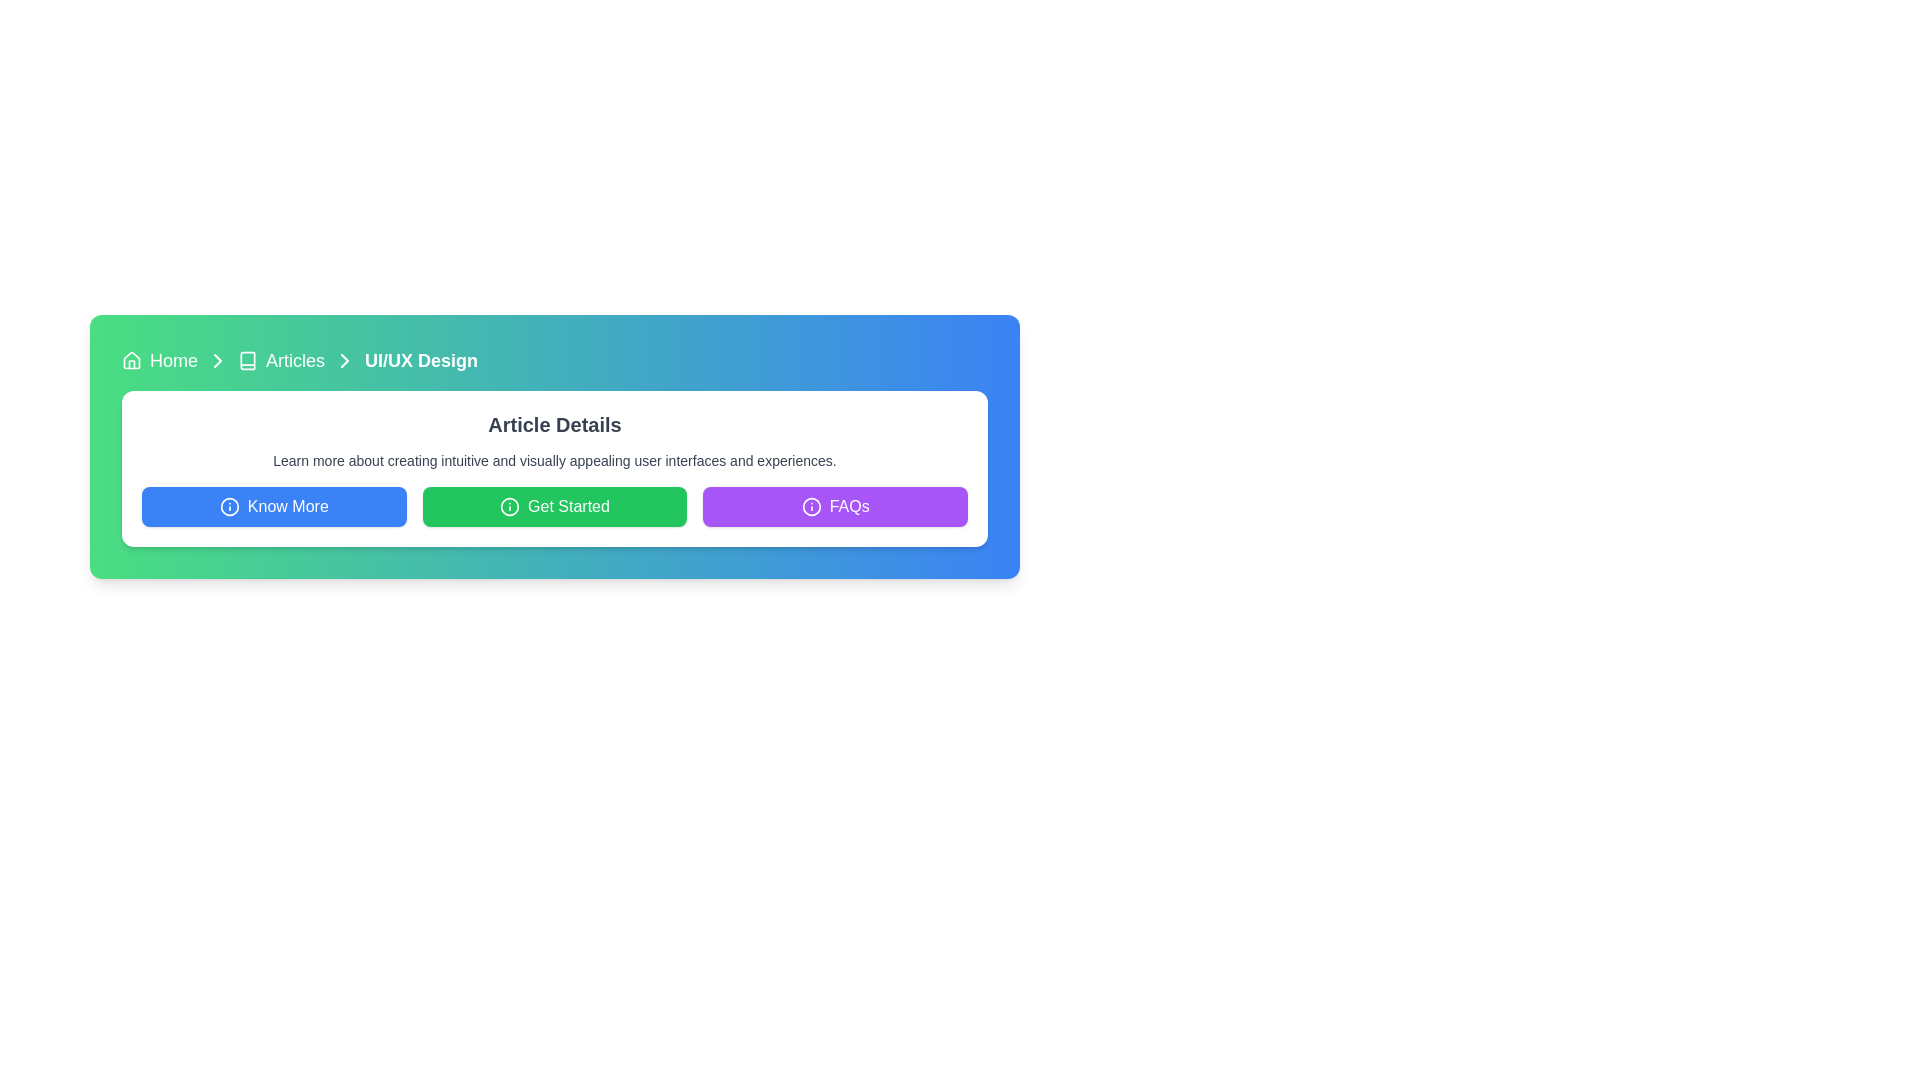 The height and width of the screenshot is (1080, 1920). What do you see at coordinates (555, 423) in the screenshot?
I see `the Text Label that serves as the header or title of the content section, located towards the top of the inner content area, directly above a descriptive paragraph and a grid of action buttons` at bounding box center [555, 423].